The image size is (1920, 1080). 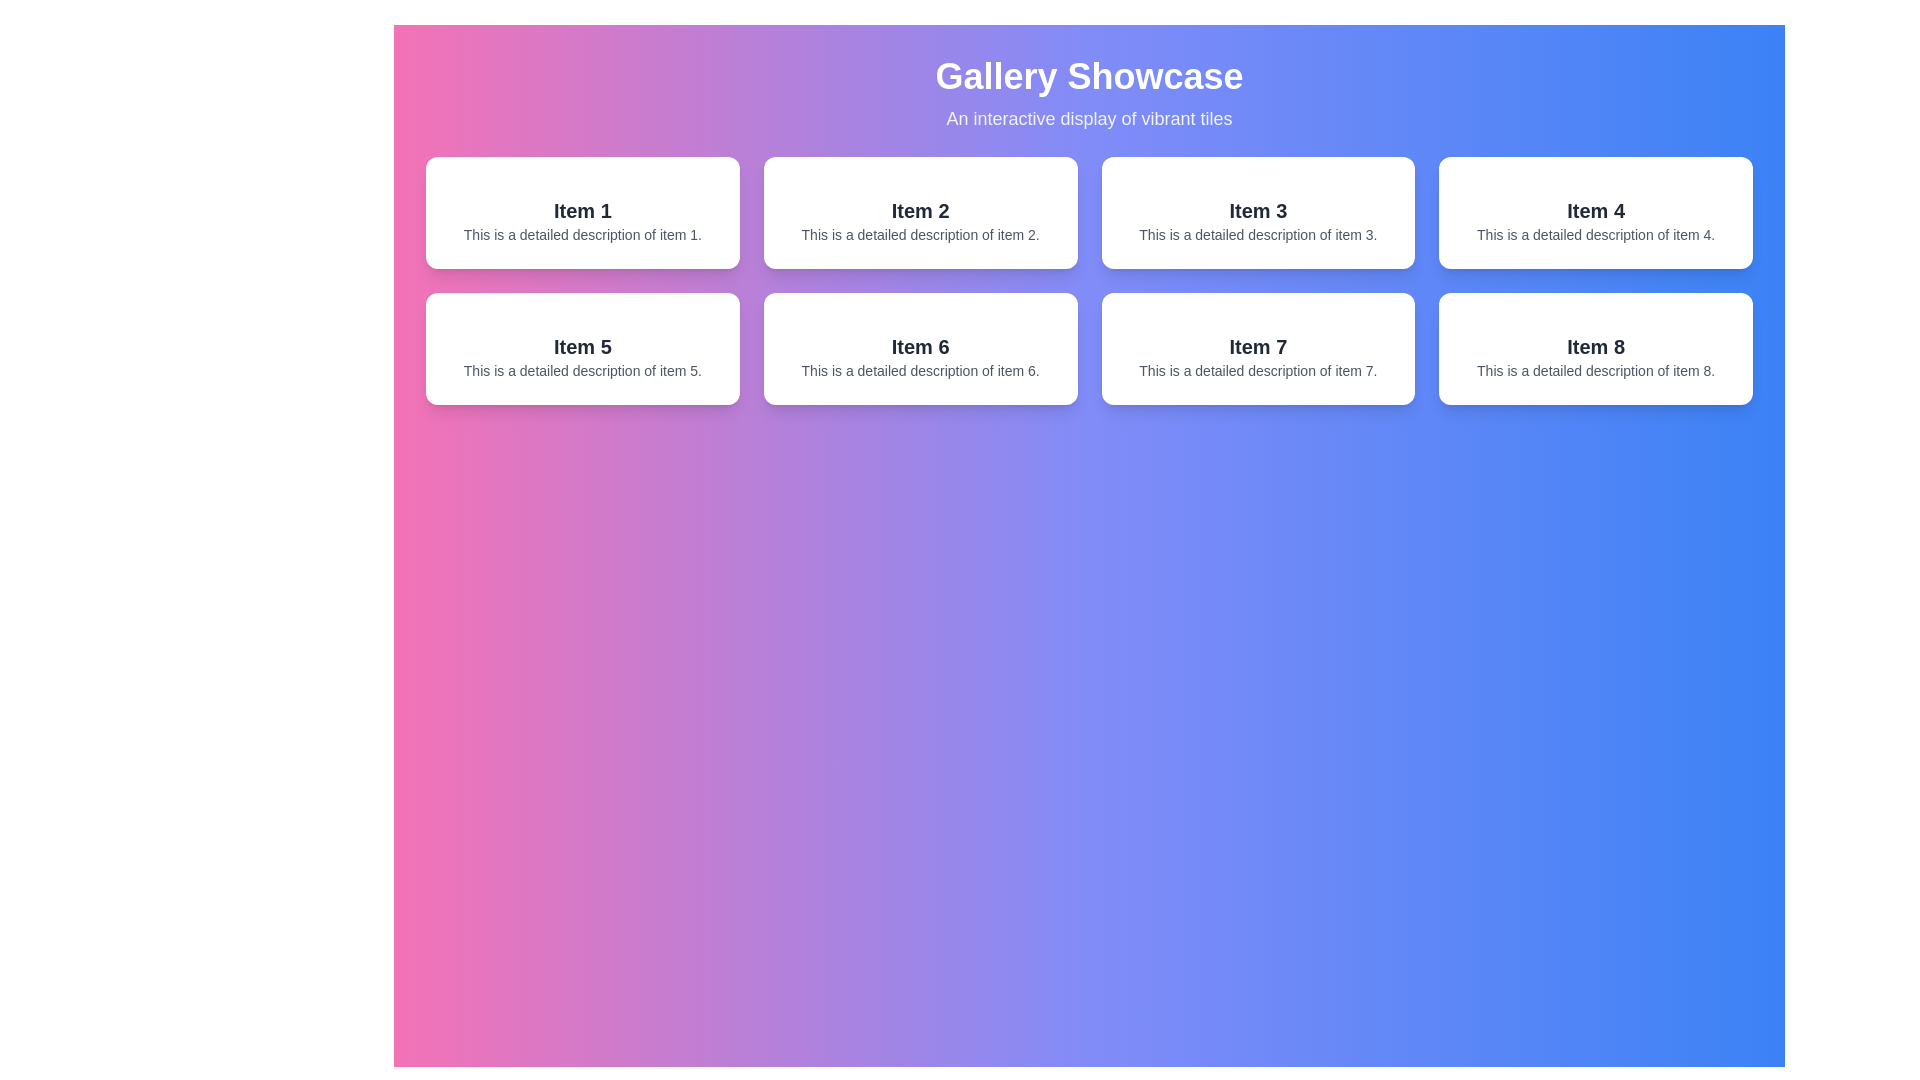 I want to click on text label located at the top center of the box in the top-left corner of the grid layout, so click(x=581, y=211).